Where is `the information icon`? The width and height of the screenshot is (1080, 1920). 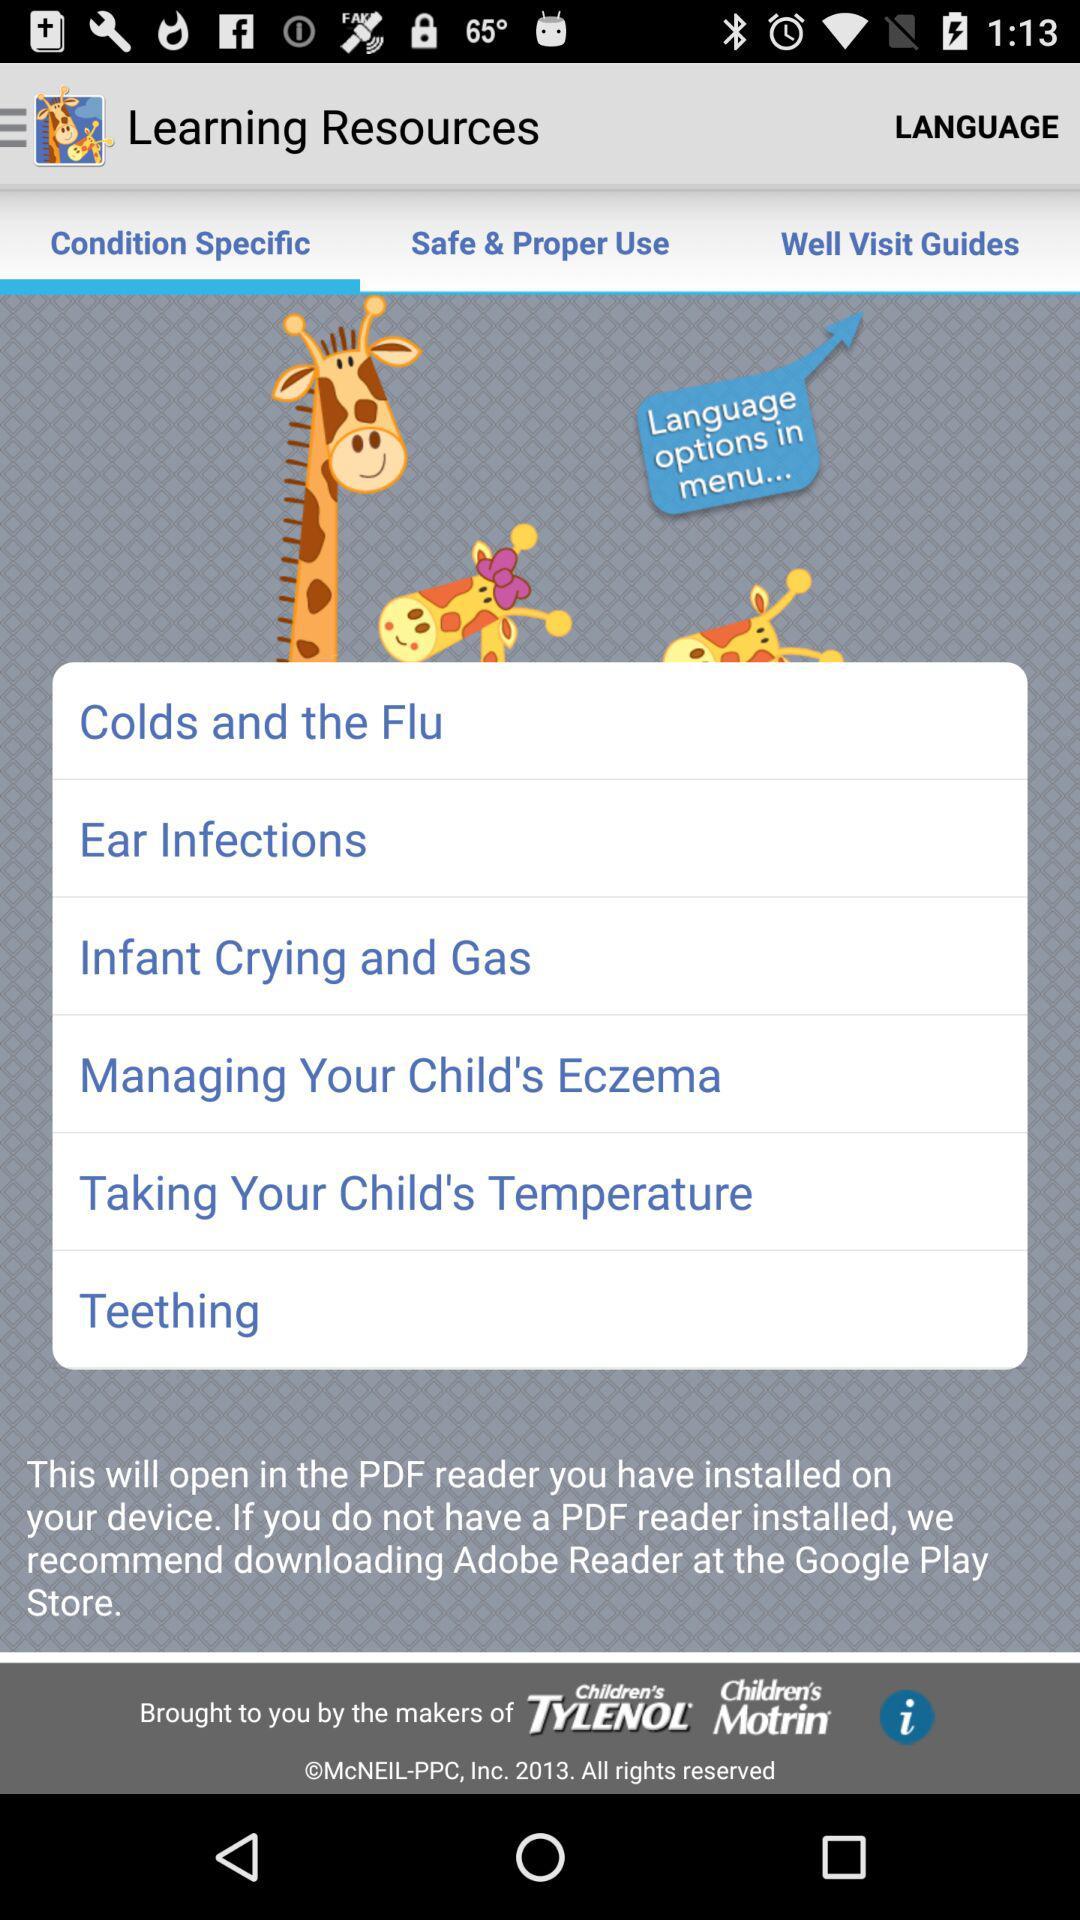
the information icon is located at coordinates (907, 1717).